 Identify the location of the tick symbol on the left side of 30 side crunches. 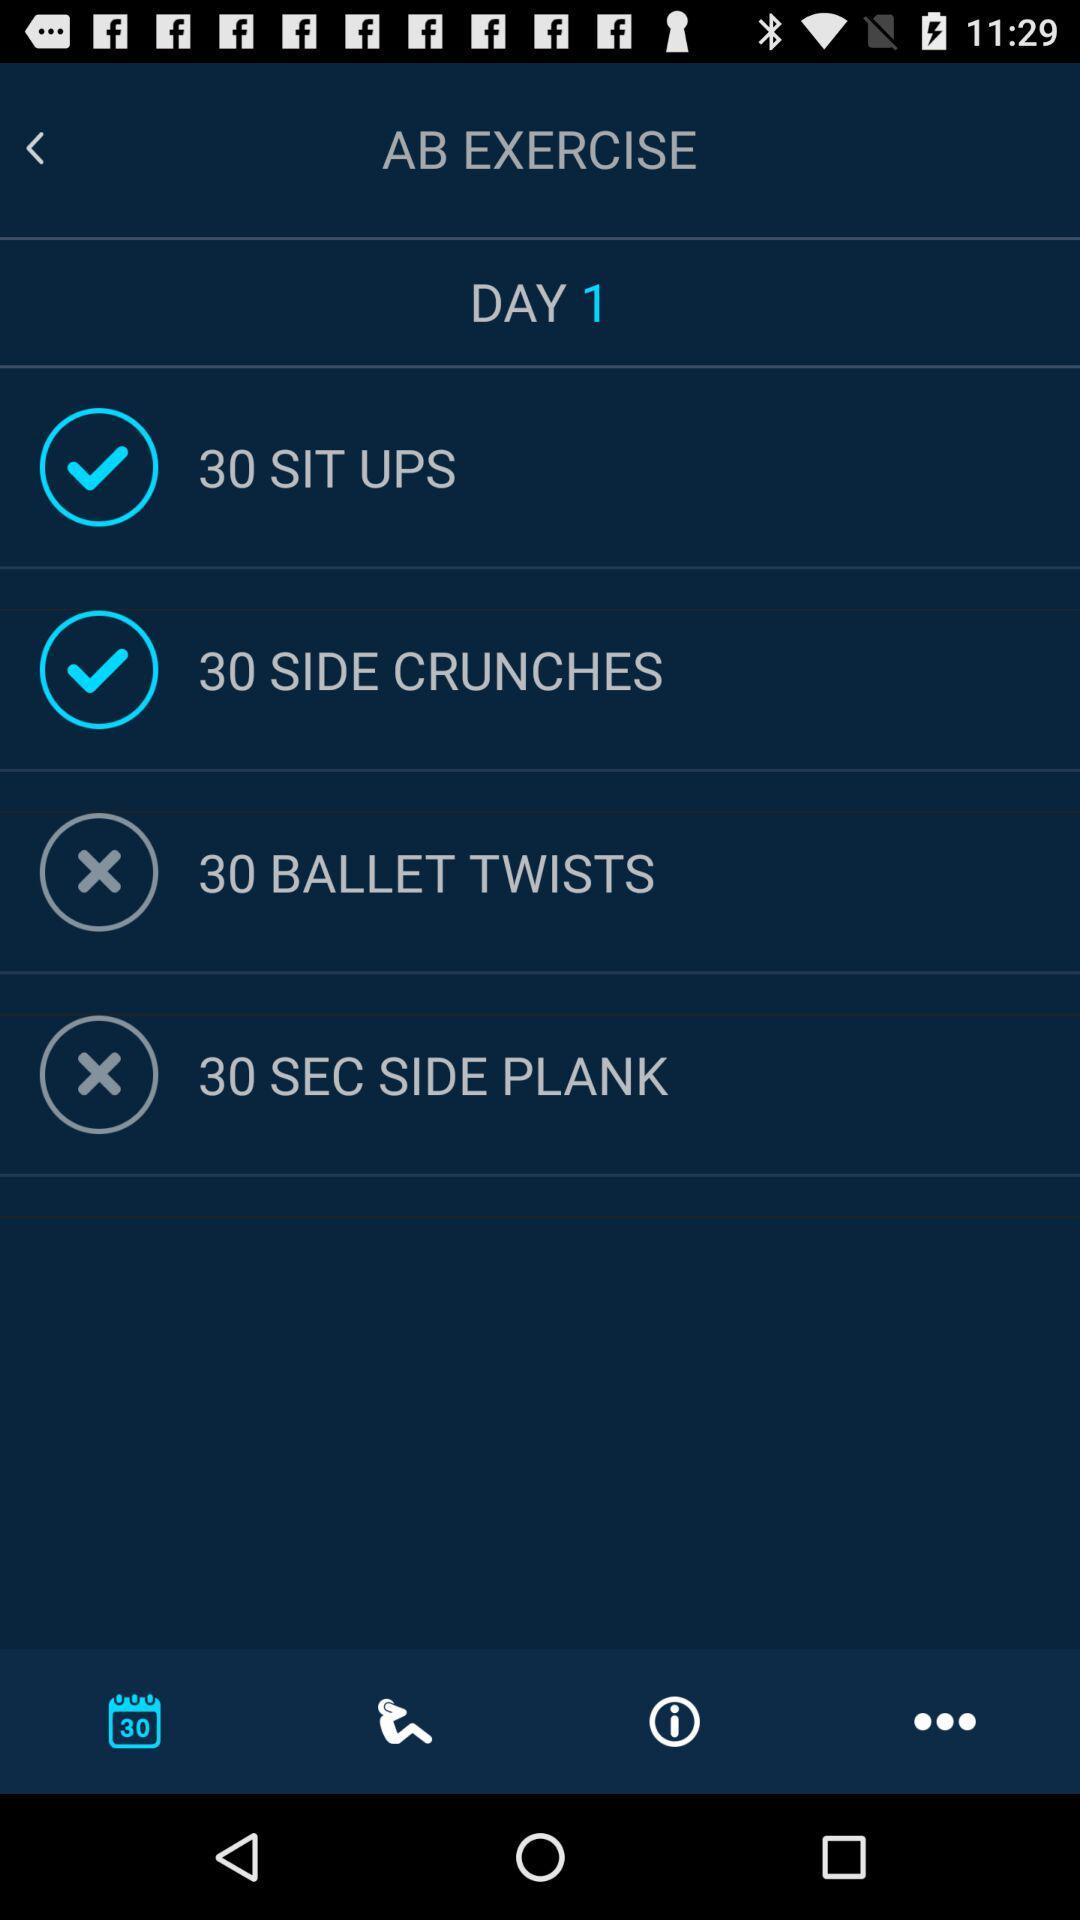
(99, 670).